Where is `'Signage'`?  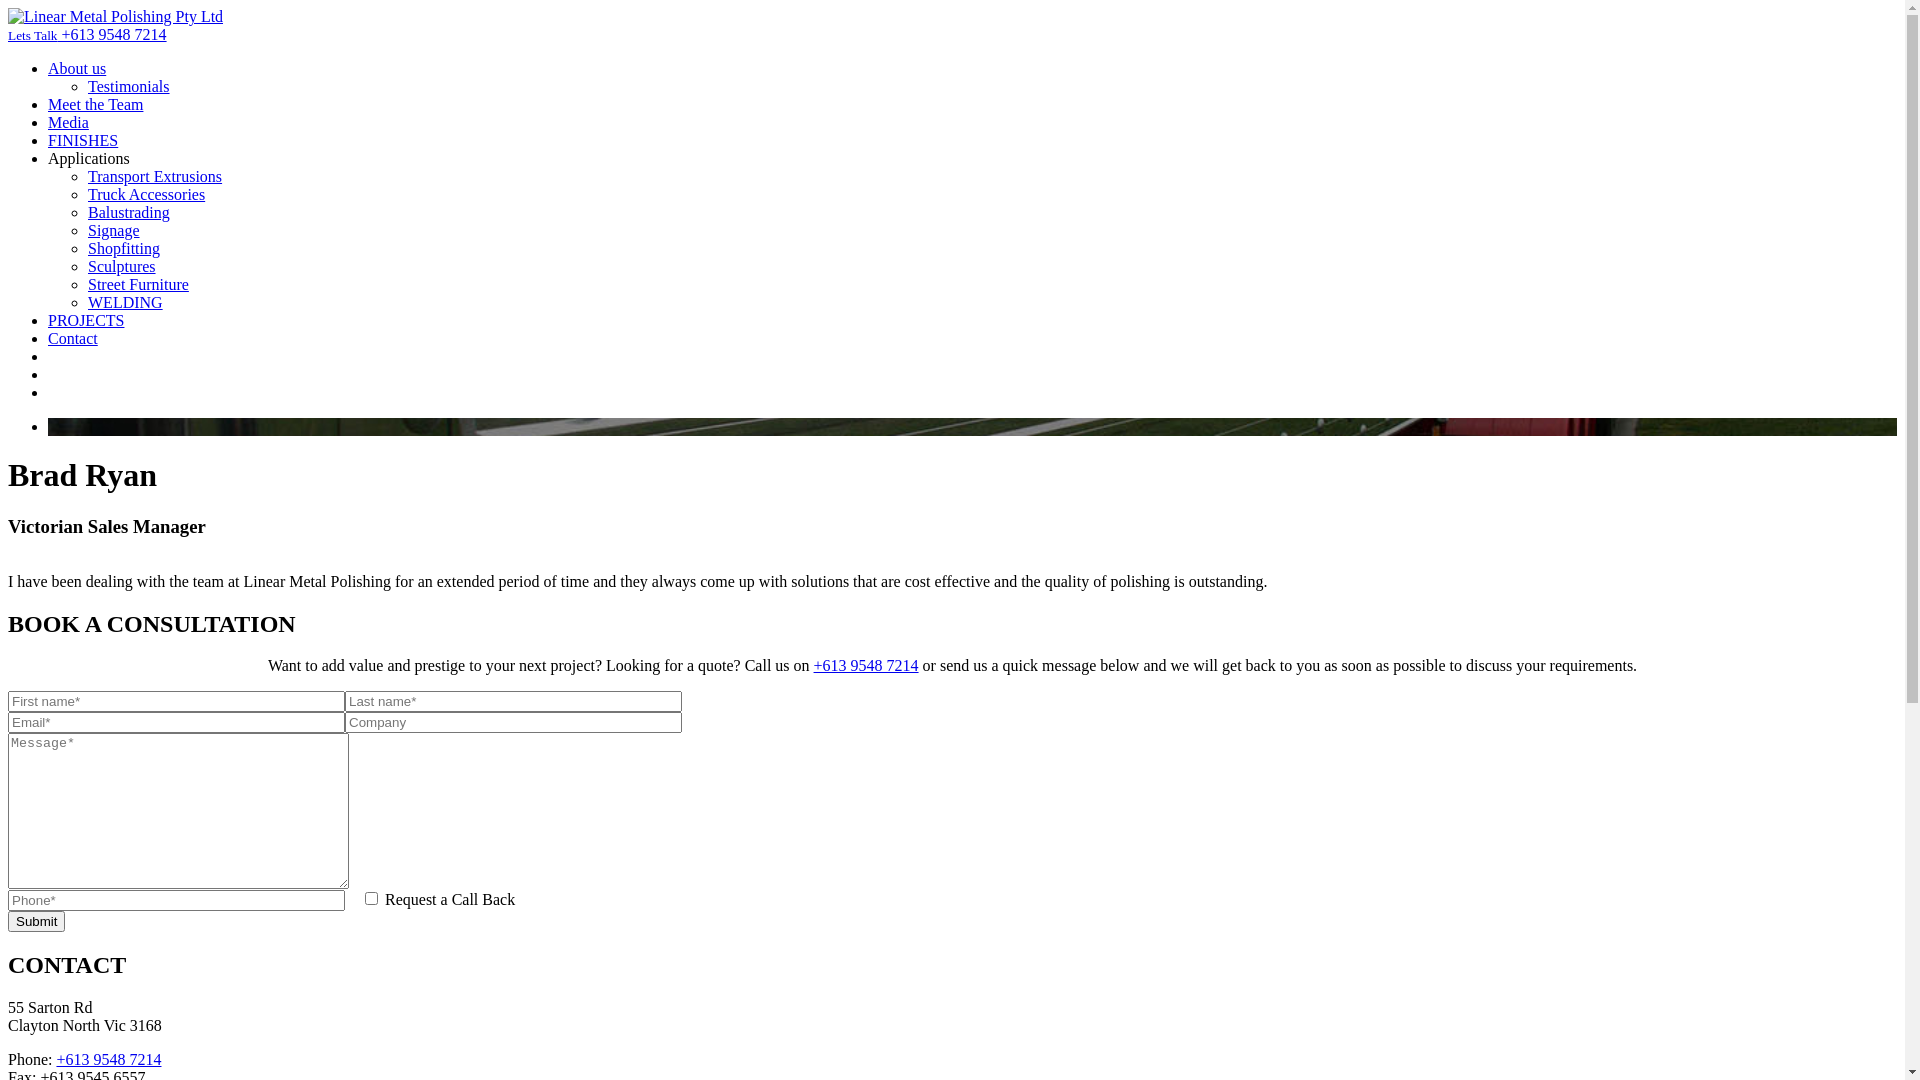
'Signage' is located at coordinates (113, 229).